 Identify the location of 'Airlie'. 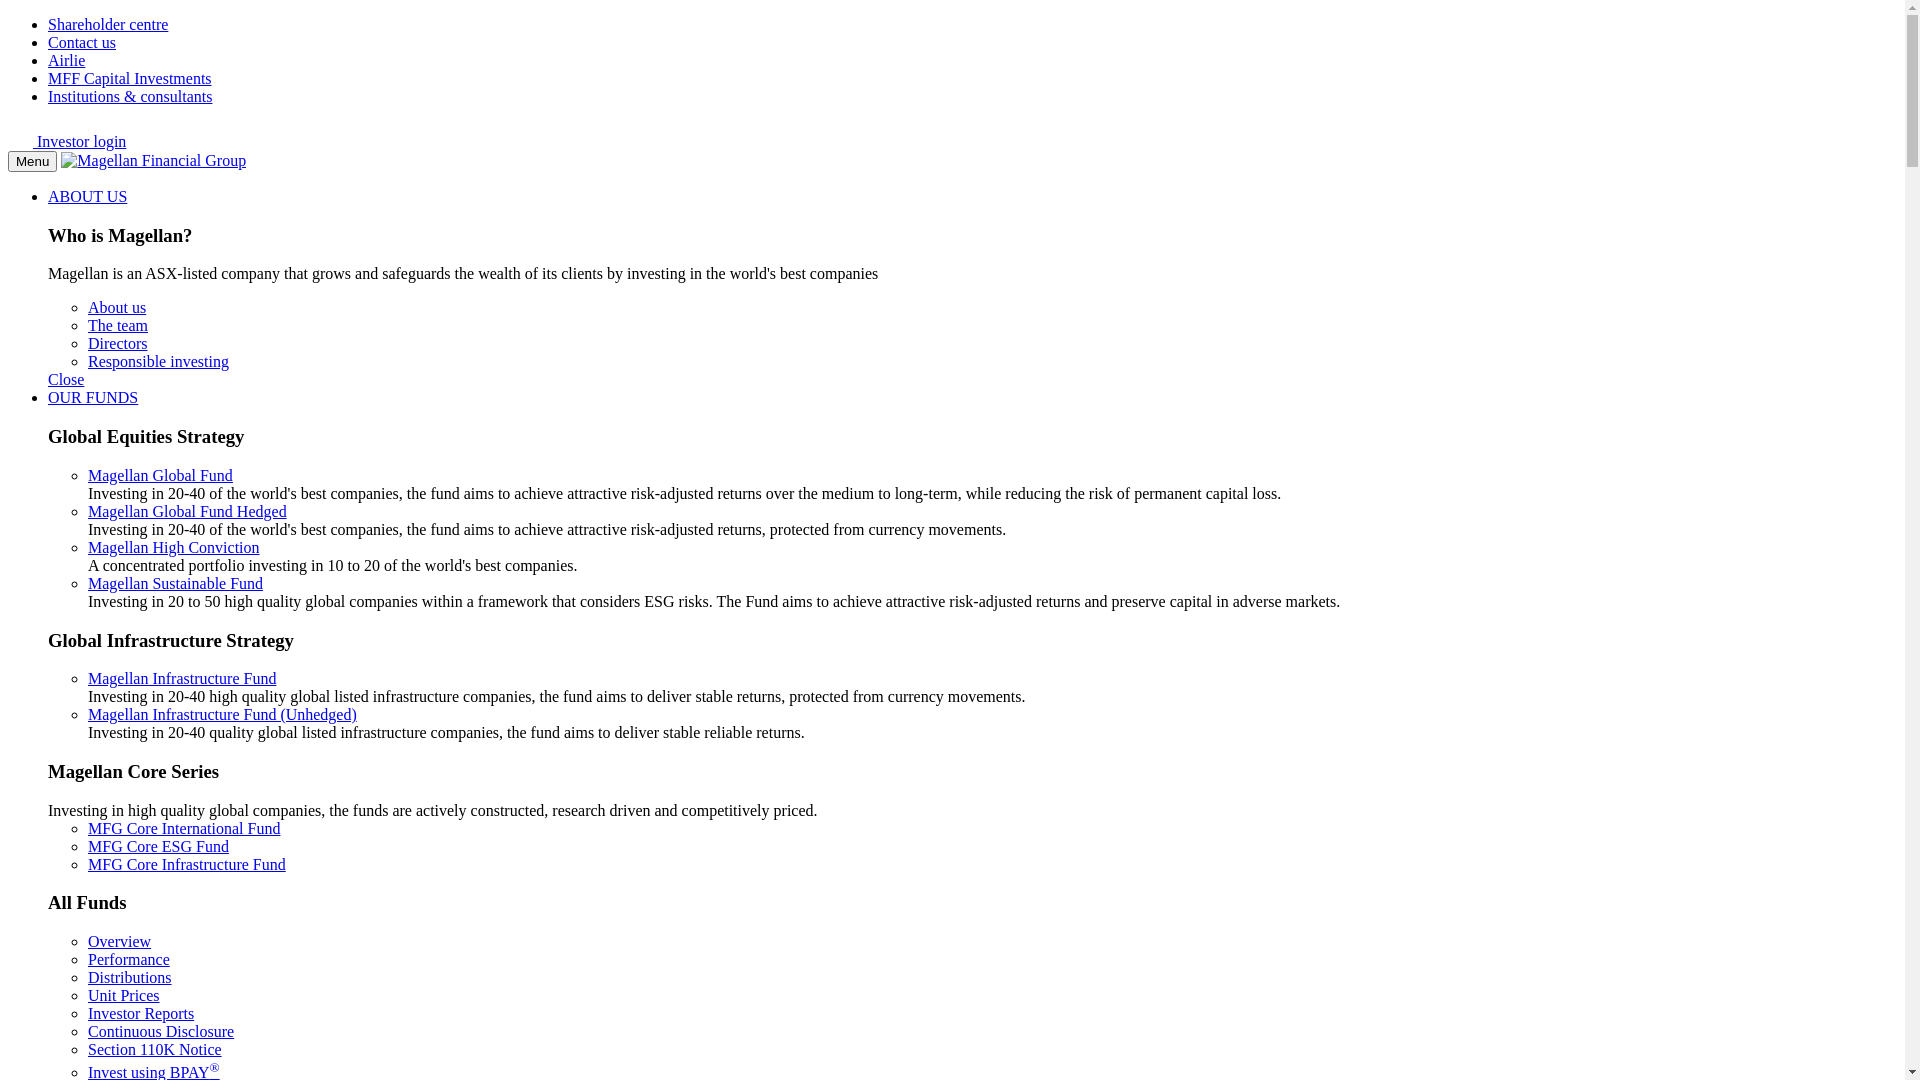
(66, 59).